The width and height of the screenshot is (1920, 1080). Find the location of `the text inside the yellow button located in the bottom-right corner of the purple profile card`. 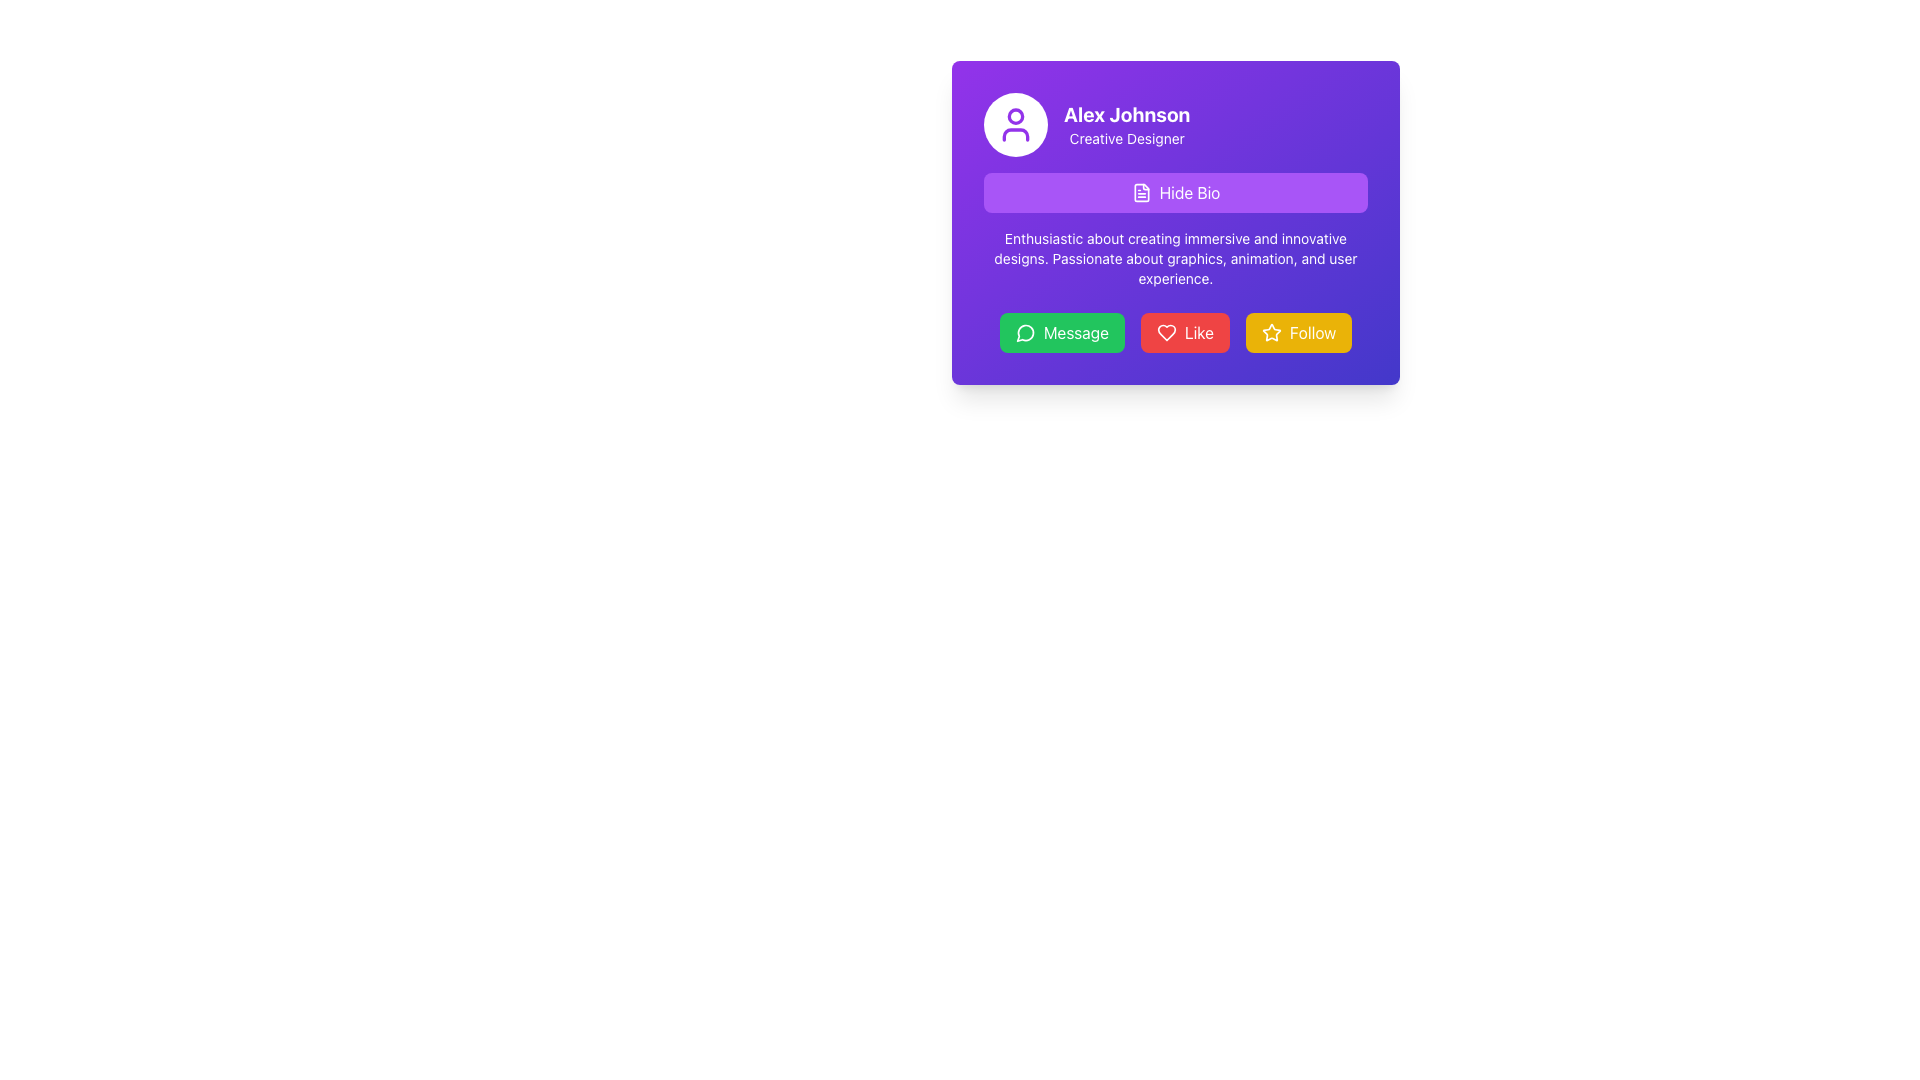

the text inside the yellow button located in the bottom-right corner of the purple profile card is located at coordinates (1313, 331).